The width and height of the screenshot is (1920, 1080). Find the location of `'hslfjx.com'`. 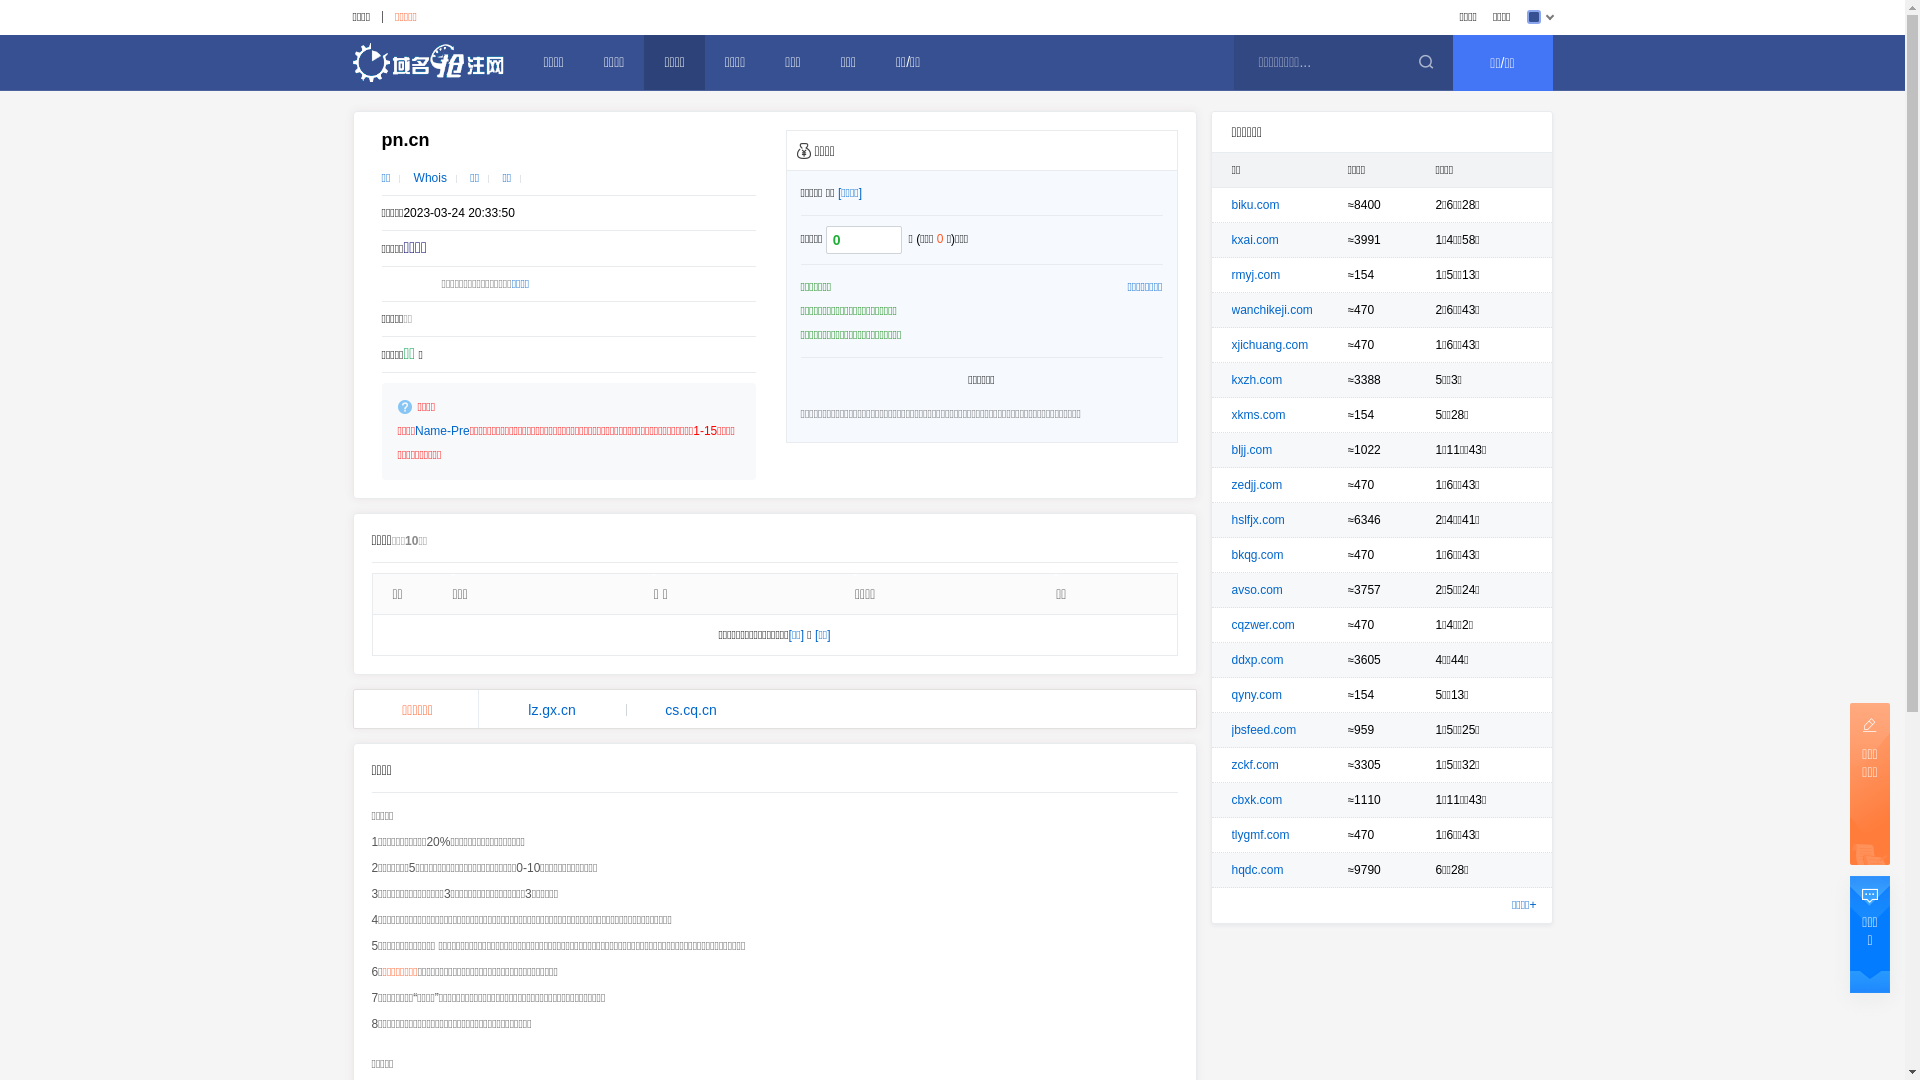

'hslfjx.com' is located at coordinates (1257, 519).